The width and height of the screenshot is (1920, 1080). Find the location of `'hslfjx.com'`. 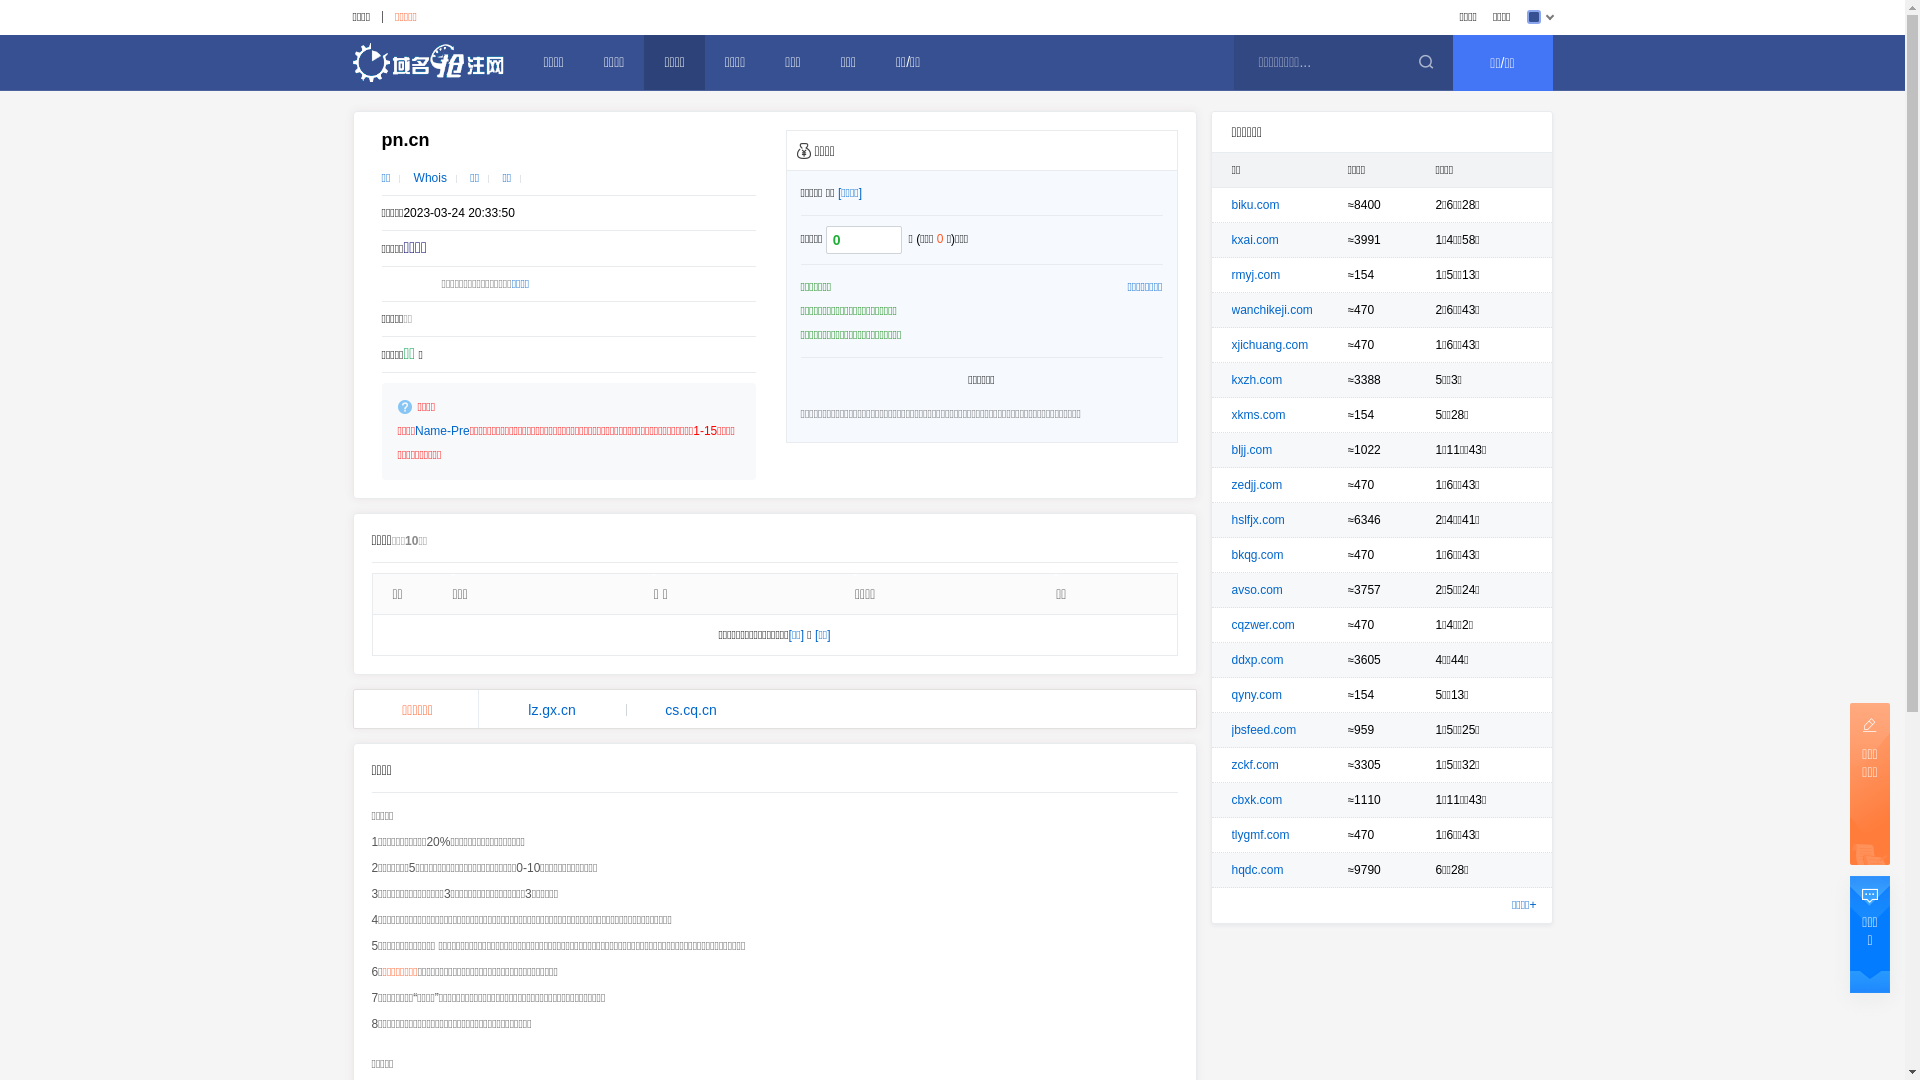

'hslfjx.com' is located at coordinates (1257, 519).